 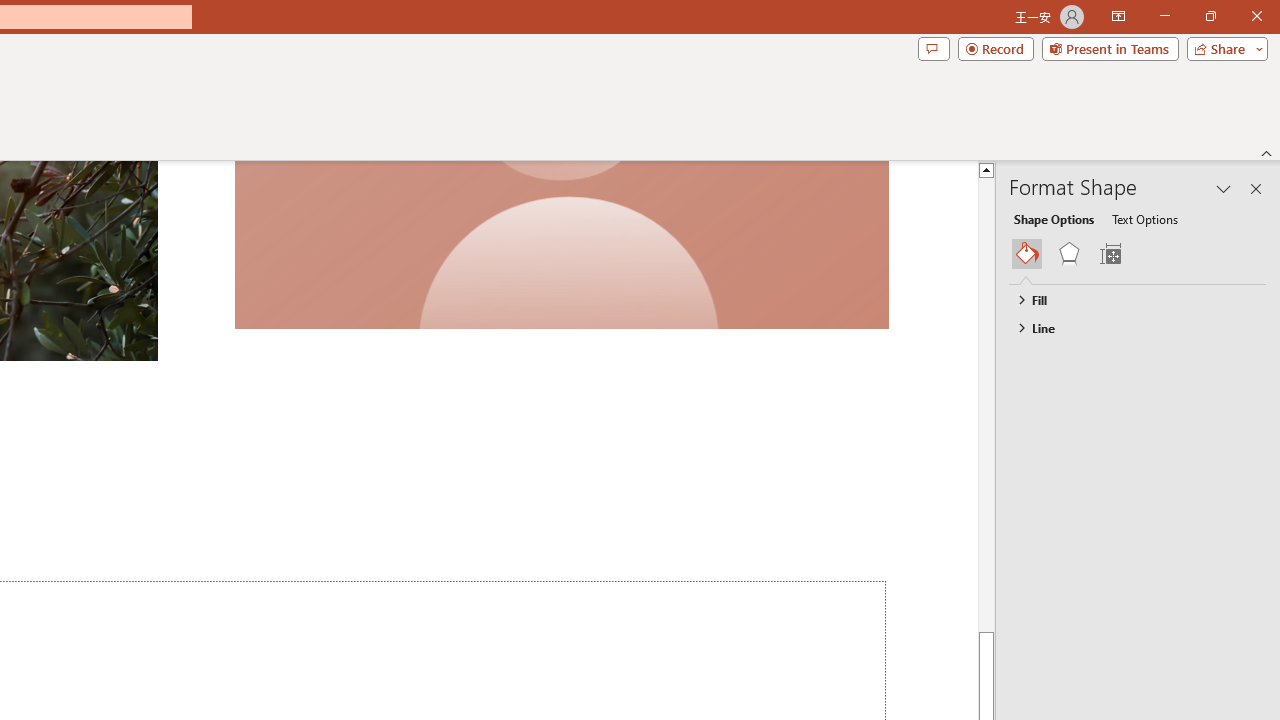 What do you see at coordinates (560, 244) in the screenshot?
I see `'Camera 7, No camera detected.'` at bounding box center [560, 244].